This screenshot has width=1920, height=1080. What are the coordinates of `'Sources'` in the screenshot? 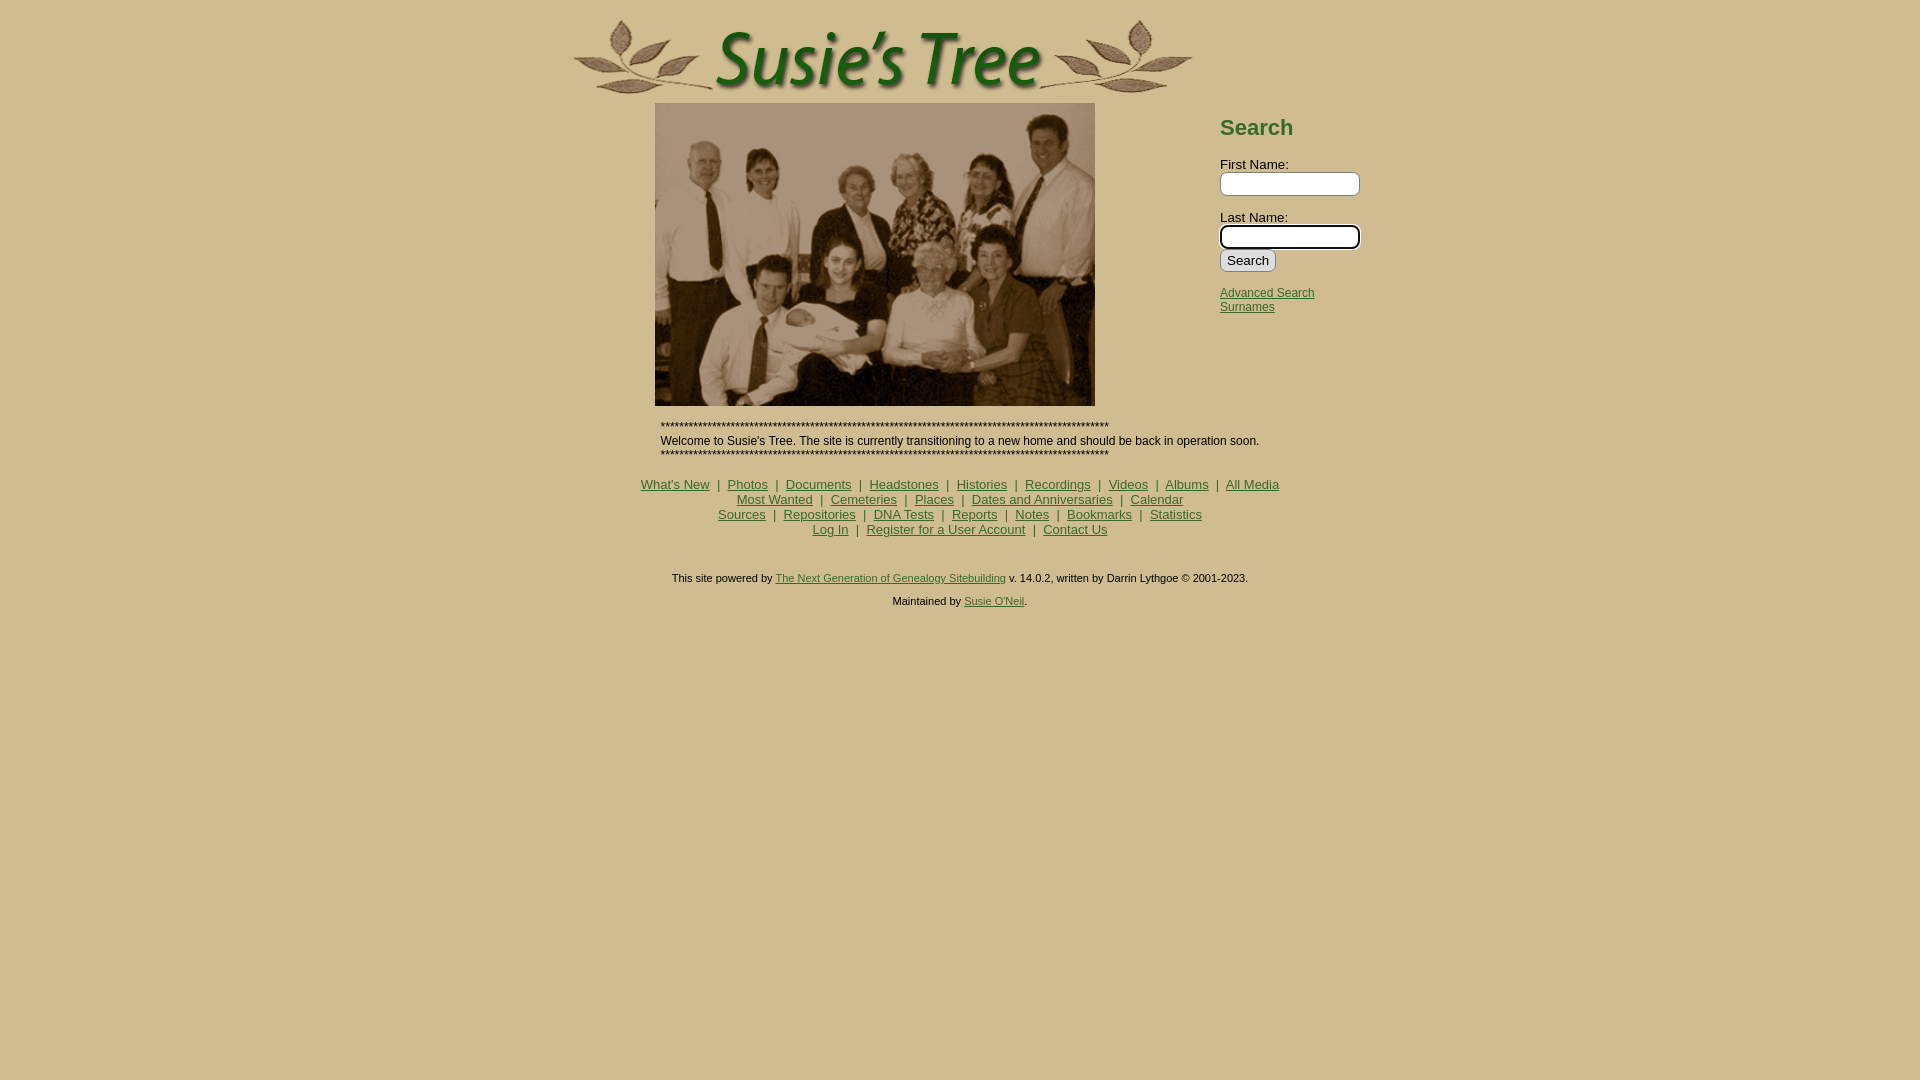 It's located at (741, 513).